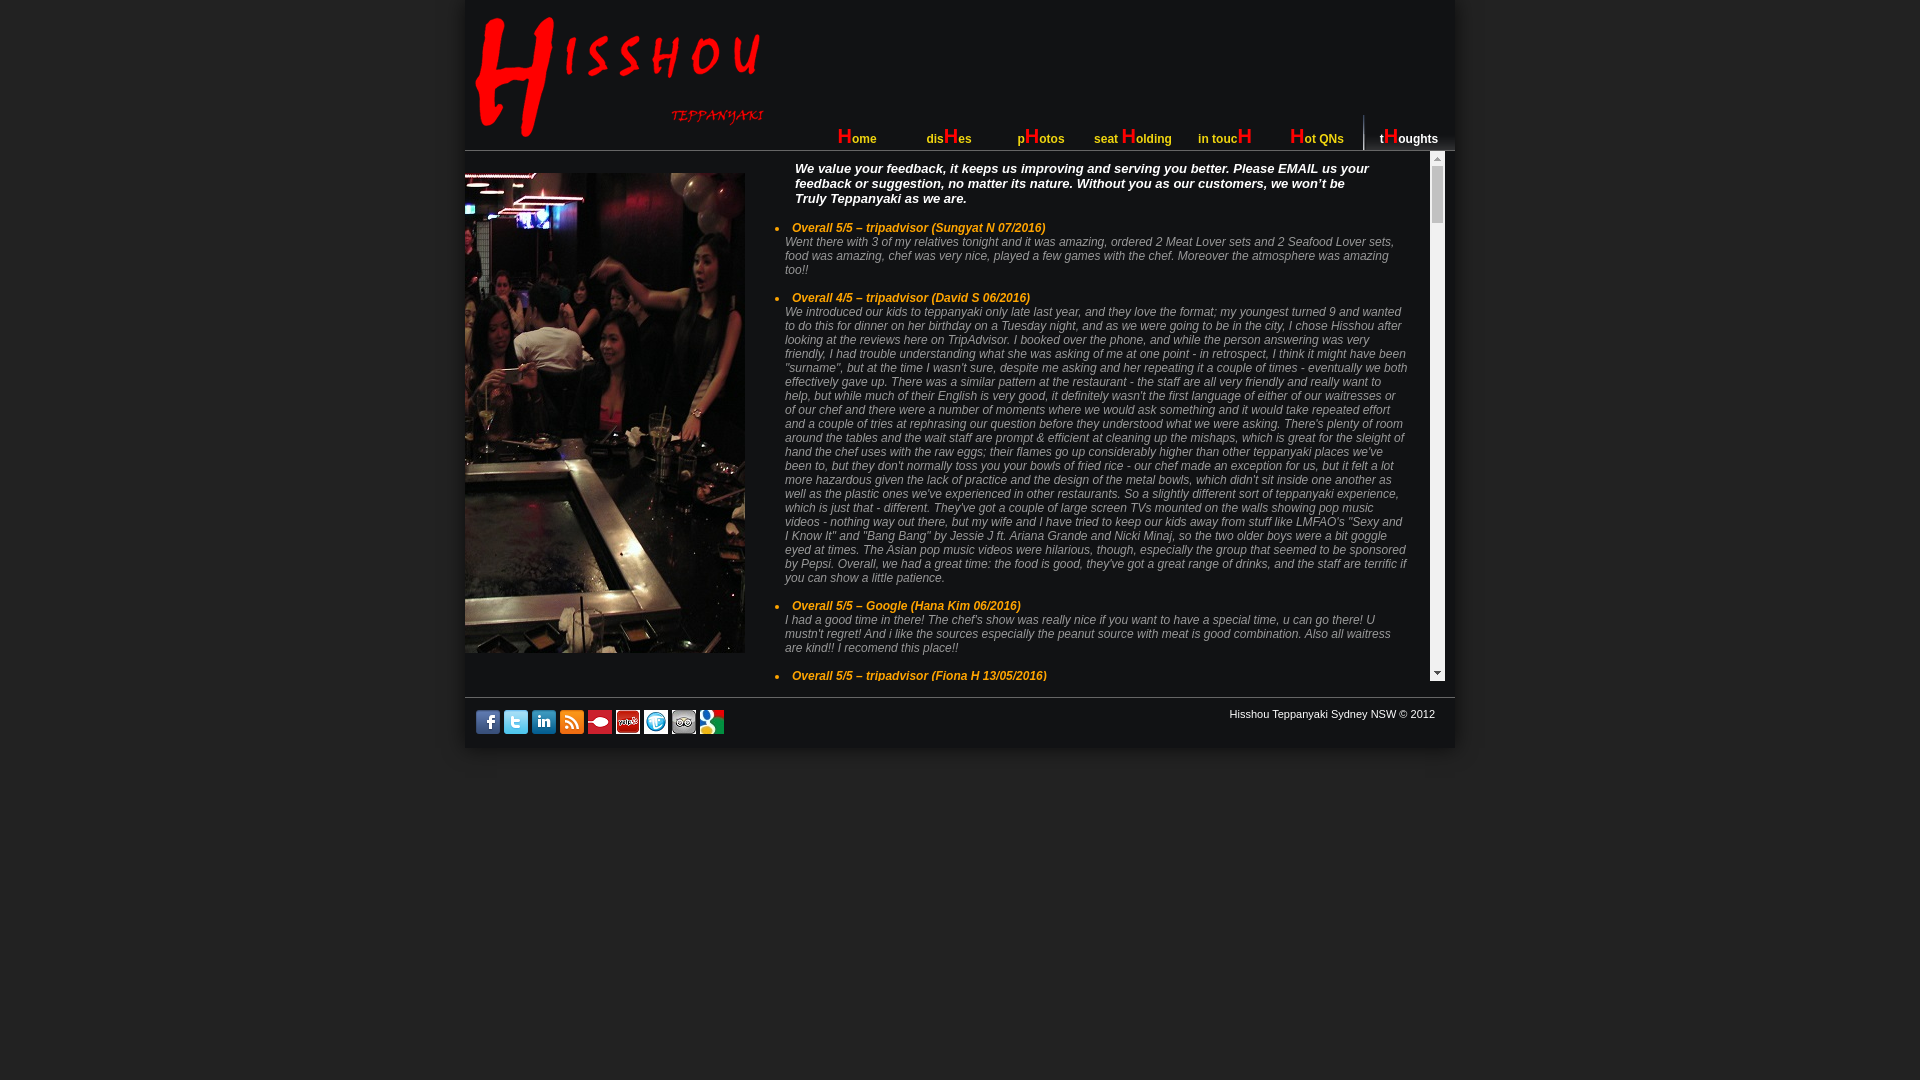  What do you see at coordinates (856, 131) in the screenshot?
I see `'Home'` at bounding box center [856, 131].